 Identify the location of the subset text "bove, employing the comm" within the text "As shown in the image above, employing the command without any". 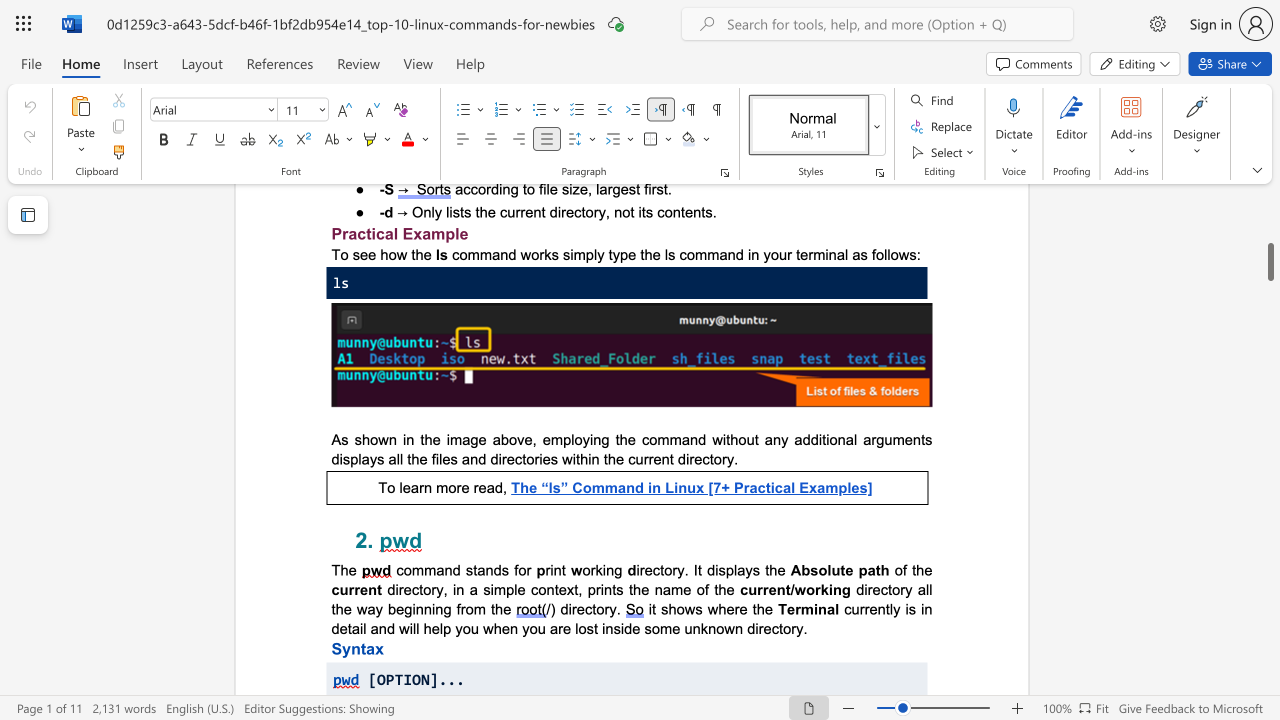
(500, 438).